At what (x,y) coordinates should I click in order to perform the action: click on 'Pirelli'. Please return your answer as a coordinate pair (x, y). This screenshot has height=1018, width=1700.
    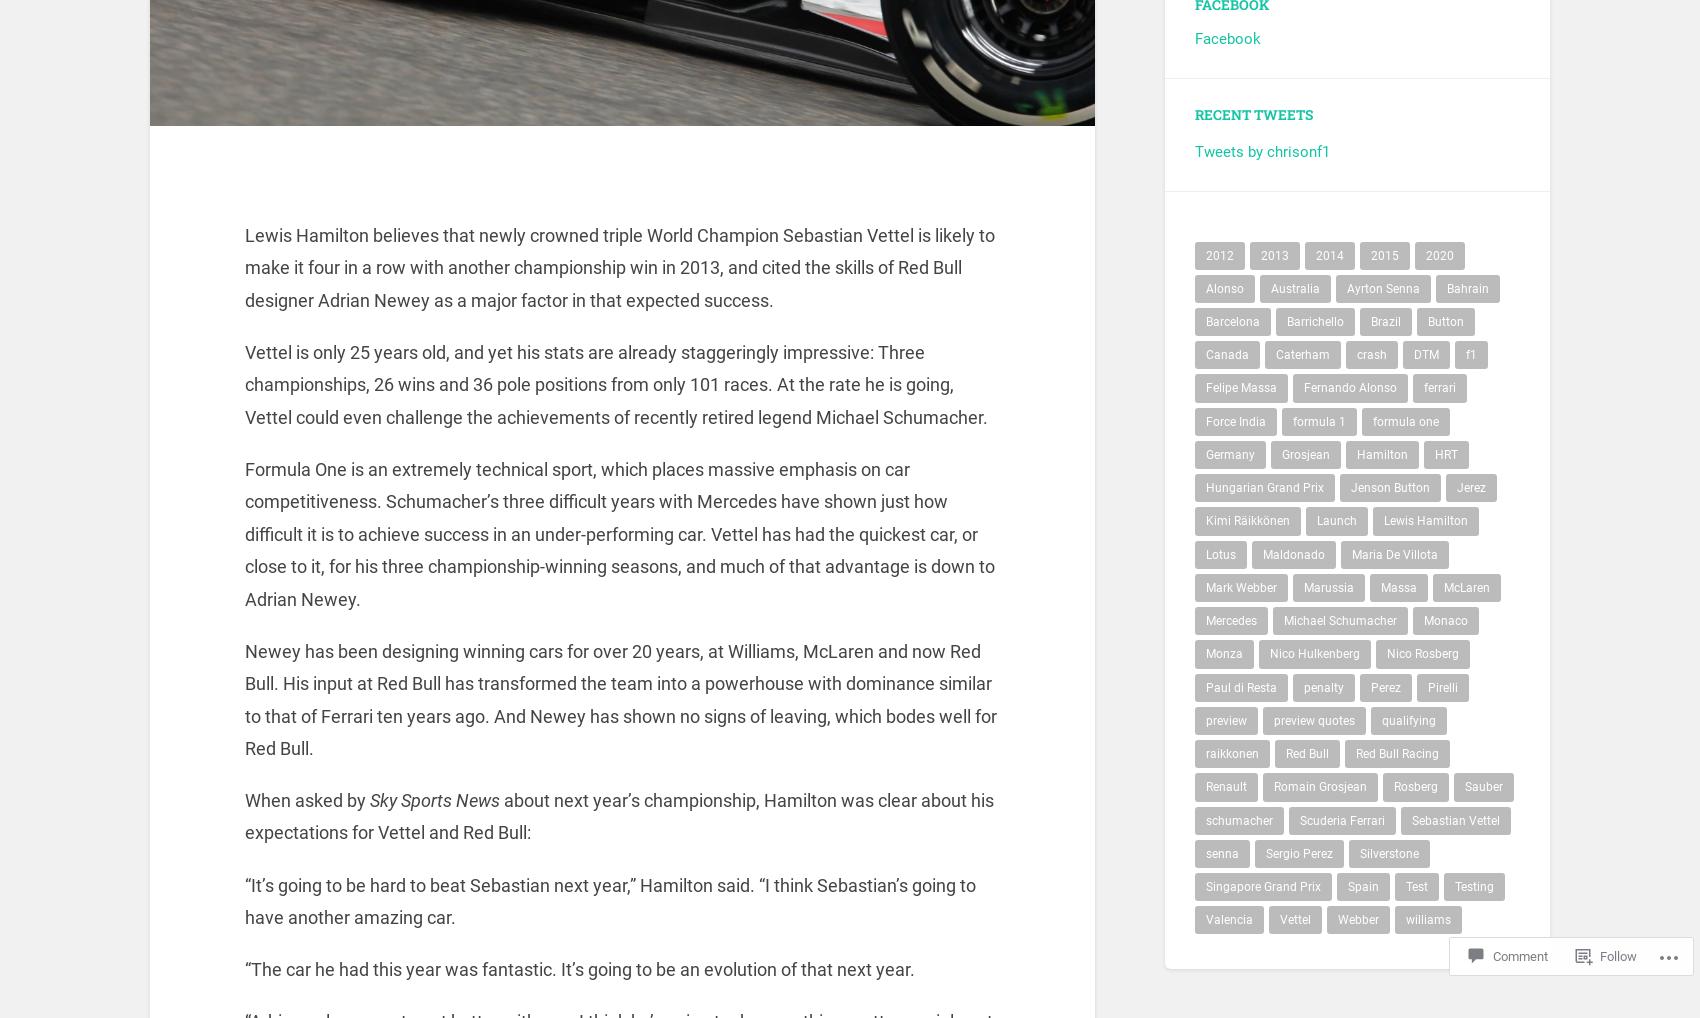
    Looking at the image, I should click on (1441, 698).